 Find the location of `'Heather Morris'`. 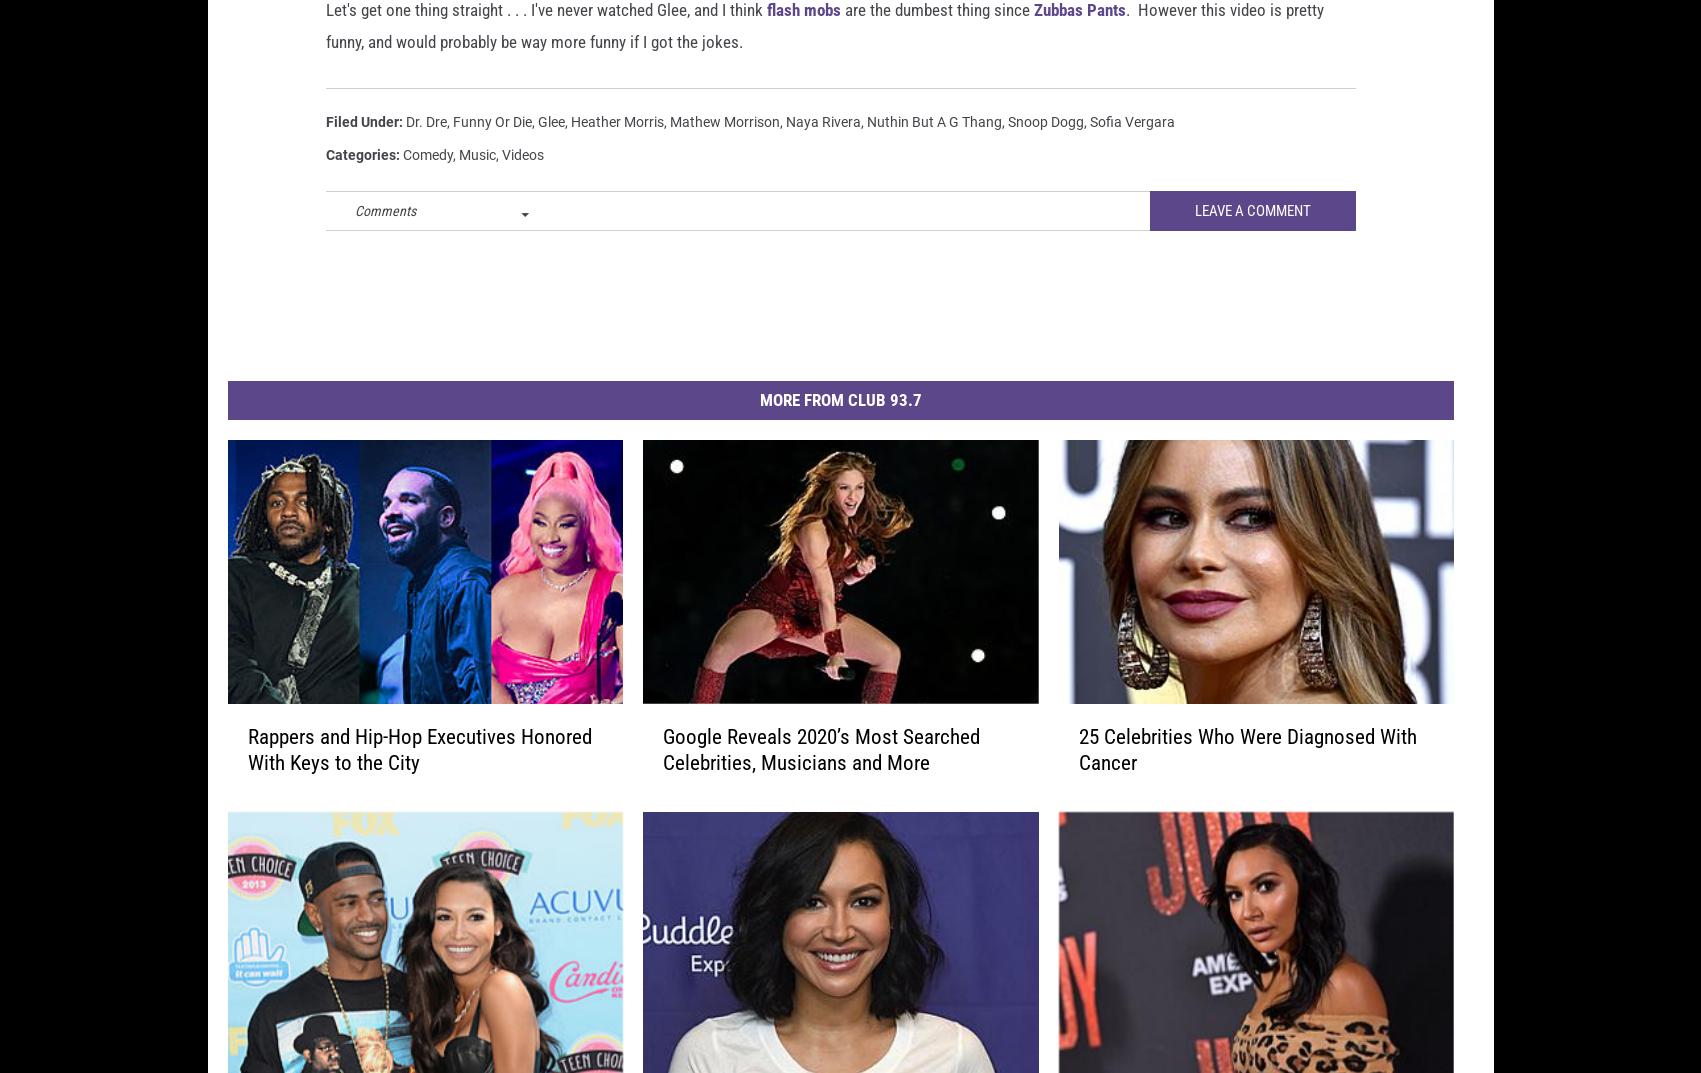

'Heather Morris' is located at coordinates (615, 152).